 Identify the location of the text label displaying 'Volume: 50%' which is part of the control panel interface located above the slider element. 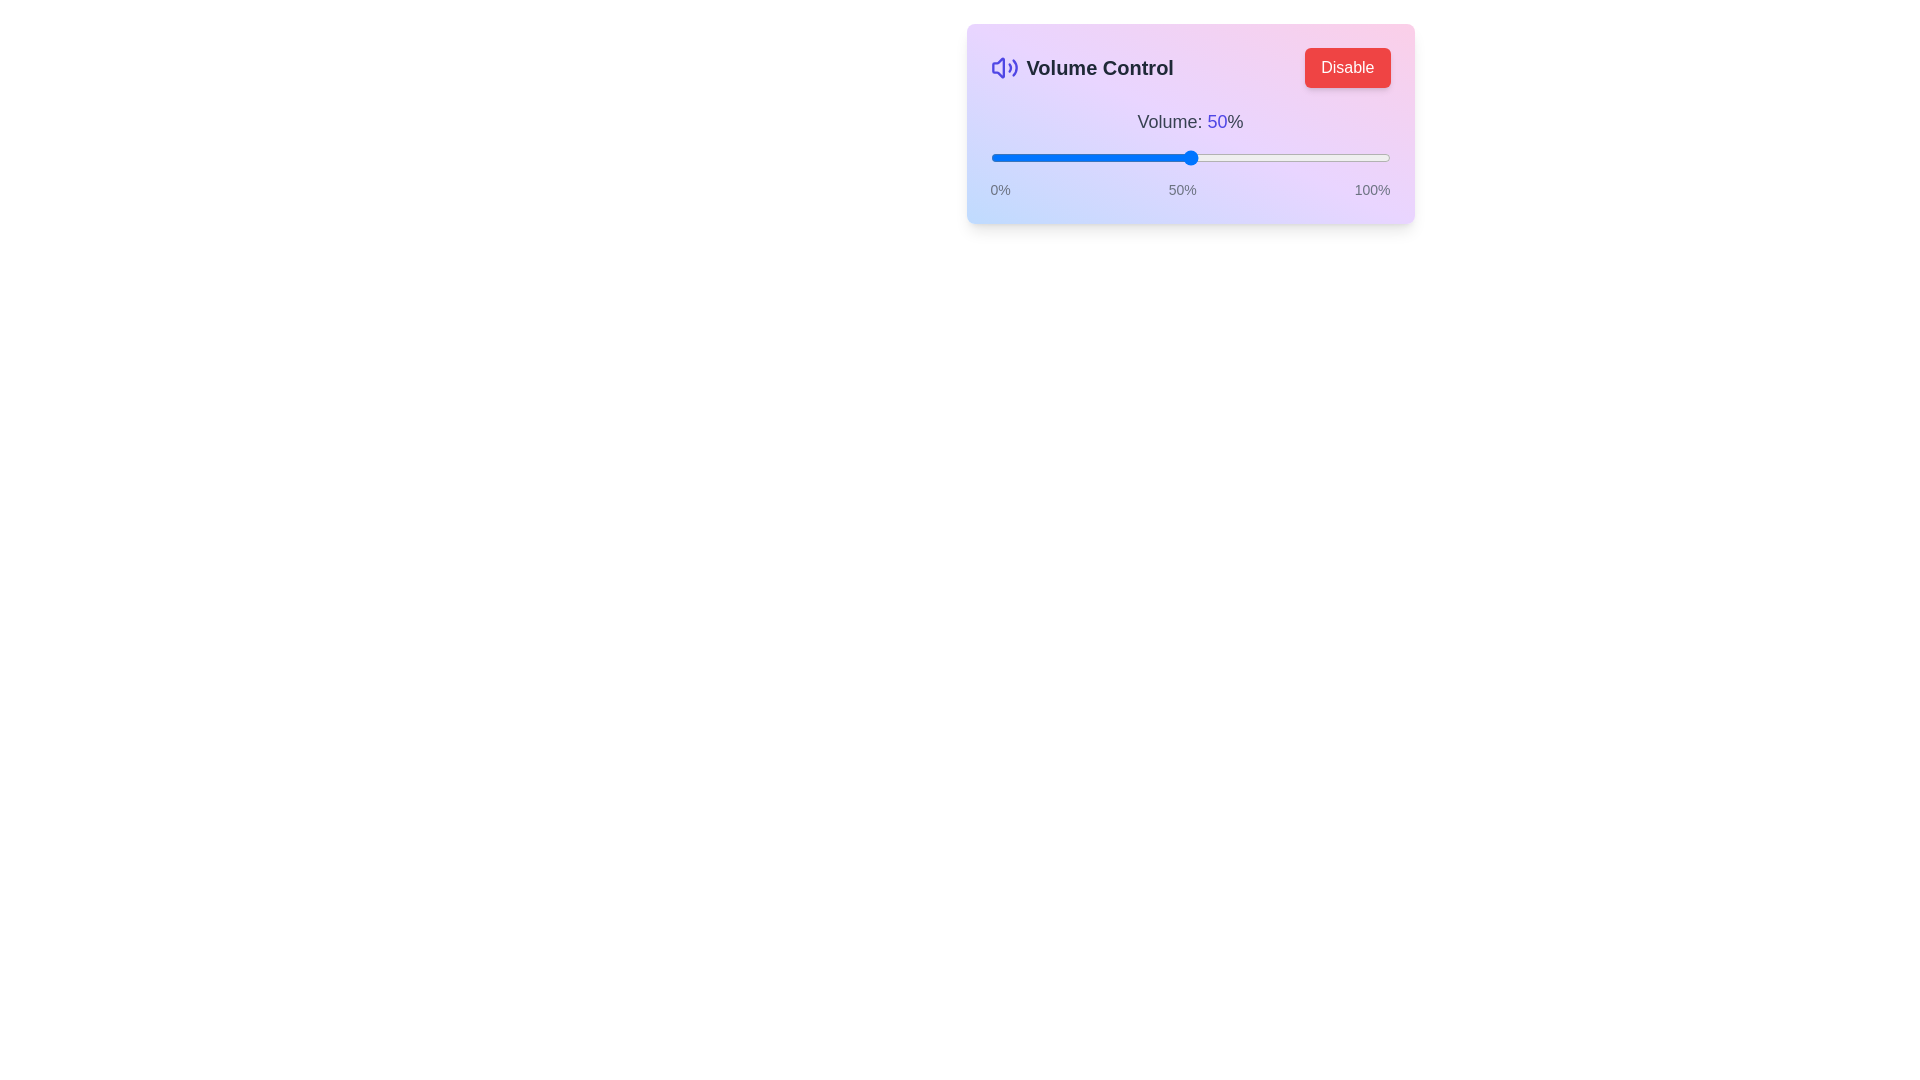
(1190, 122).